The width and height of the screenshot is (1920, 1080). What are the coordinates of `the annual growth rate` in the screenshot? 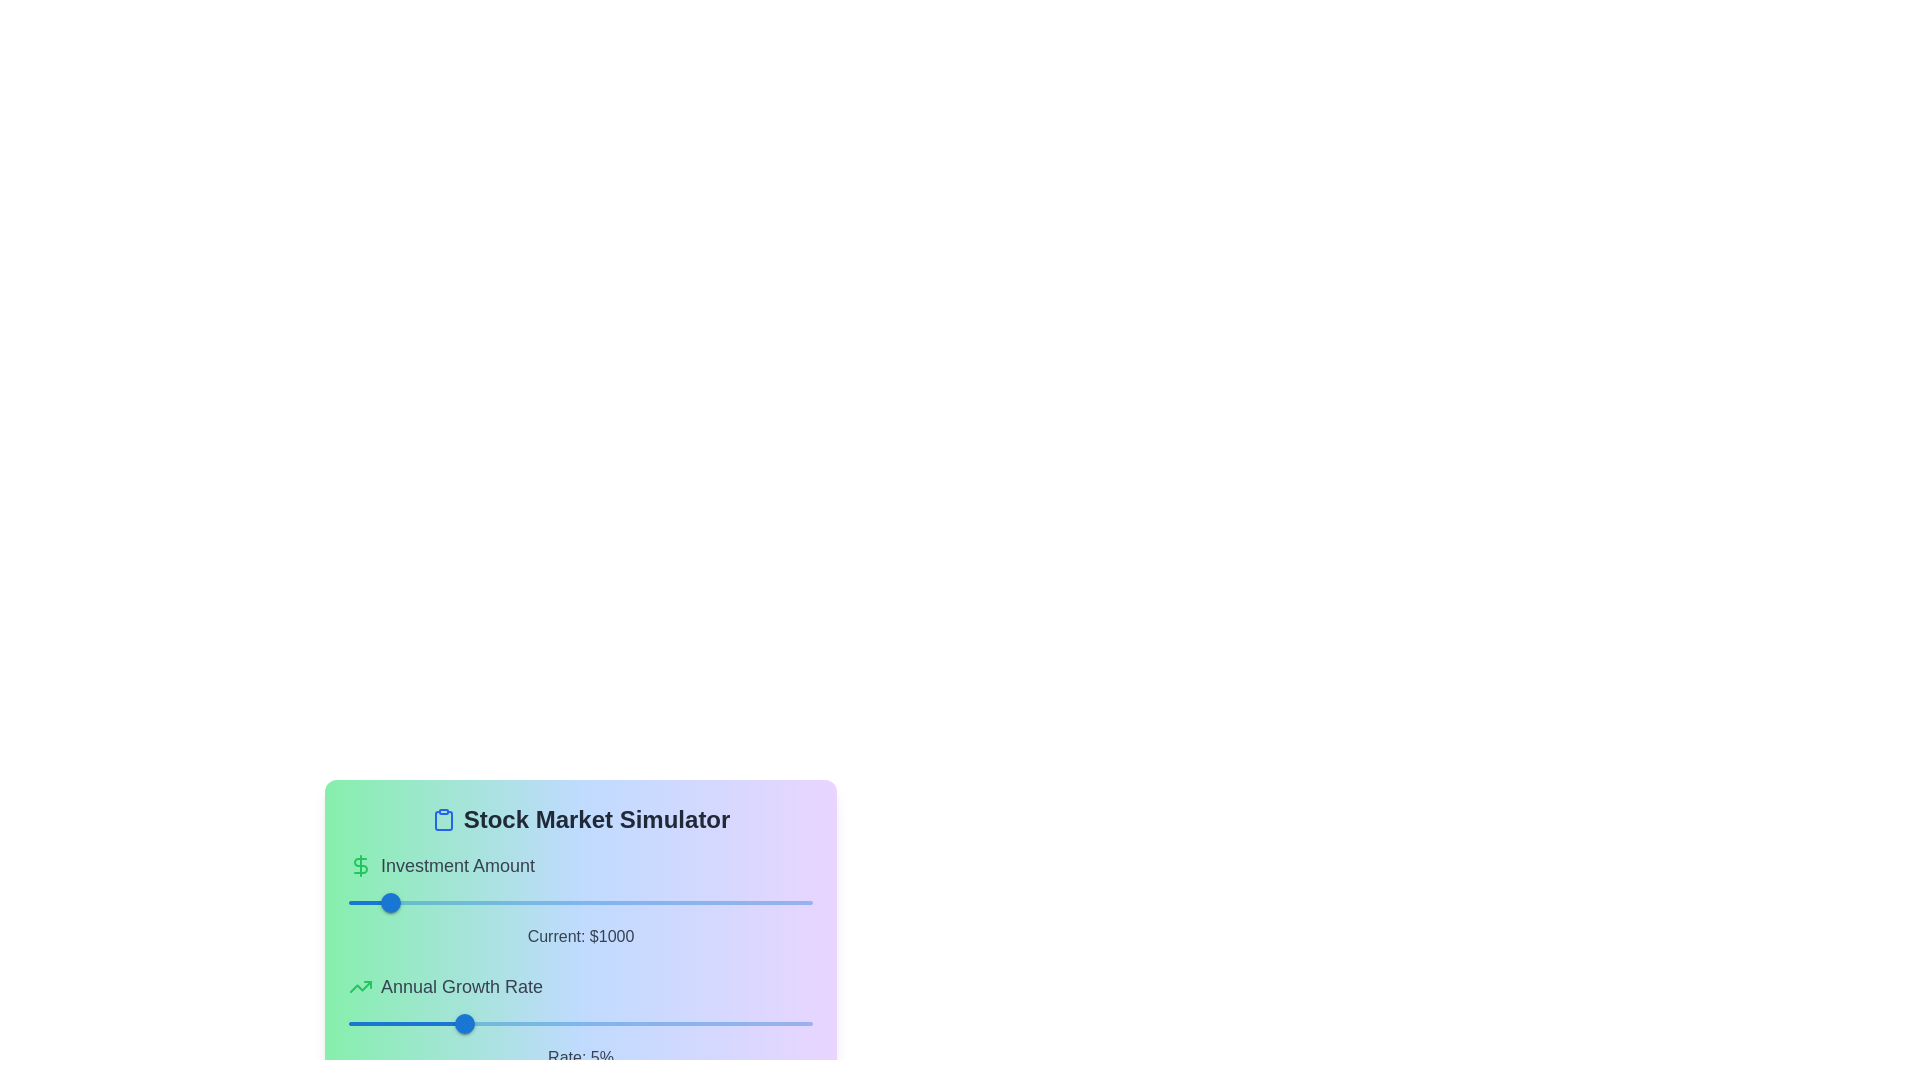 It's located at (733, 1023).